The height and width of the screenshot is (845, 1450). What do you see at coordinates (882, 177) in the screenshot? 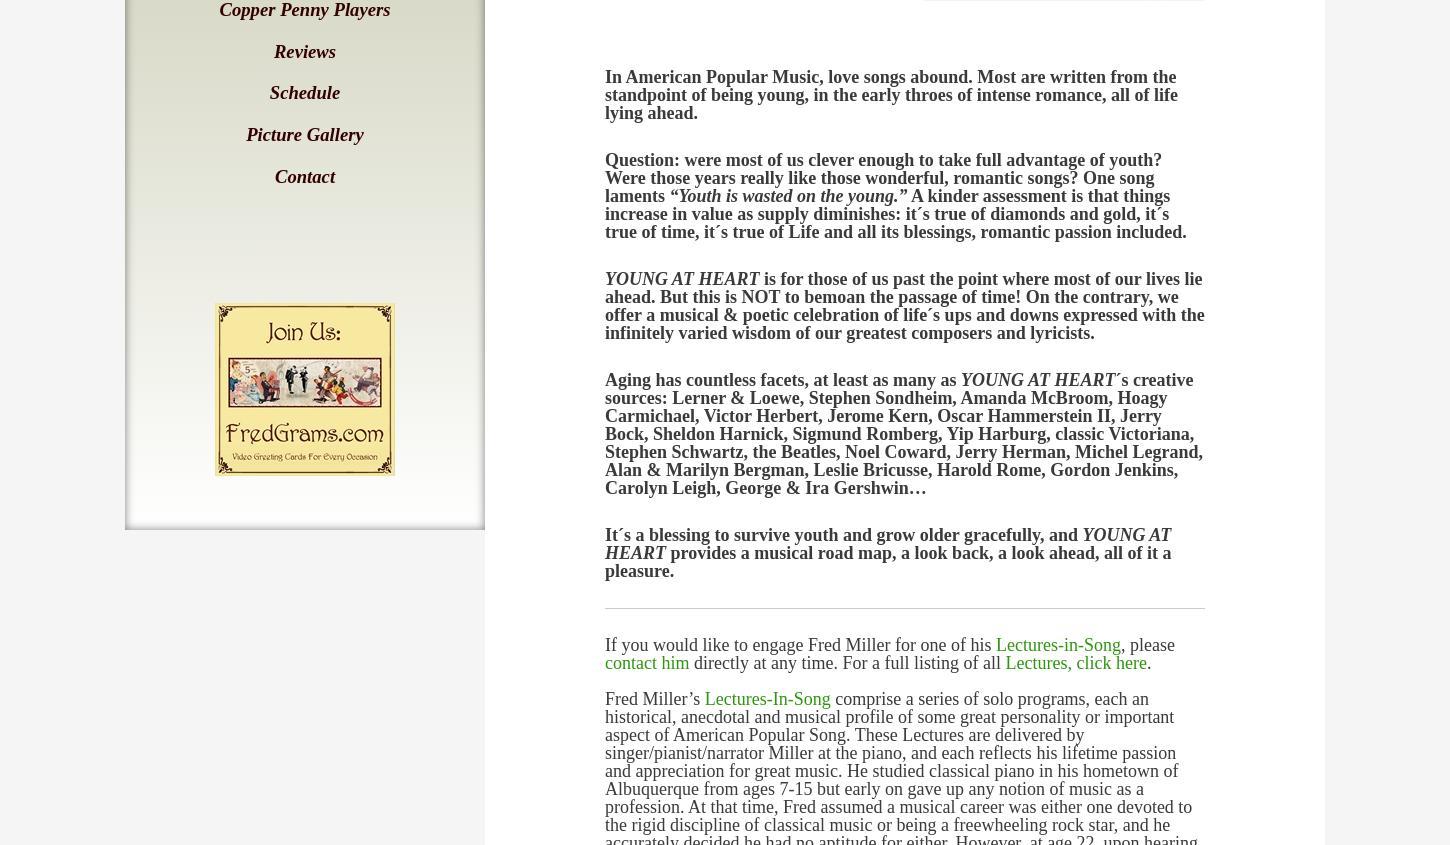
I see `'Question: were most of us clever enough to take full advantage of youth? Were those years really like those wonderful, romantic songs? One song laments'` at bounding box center [882, 177].